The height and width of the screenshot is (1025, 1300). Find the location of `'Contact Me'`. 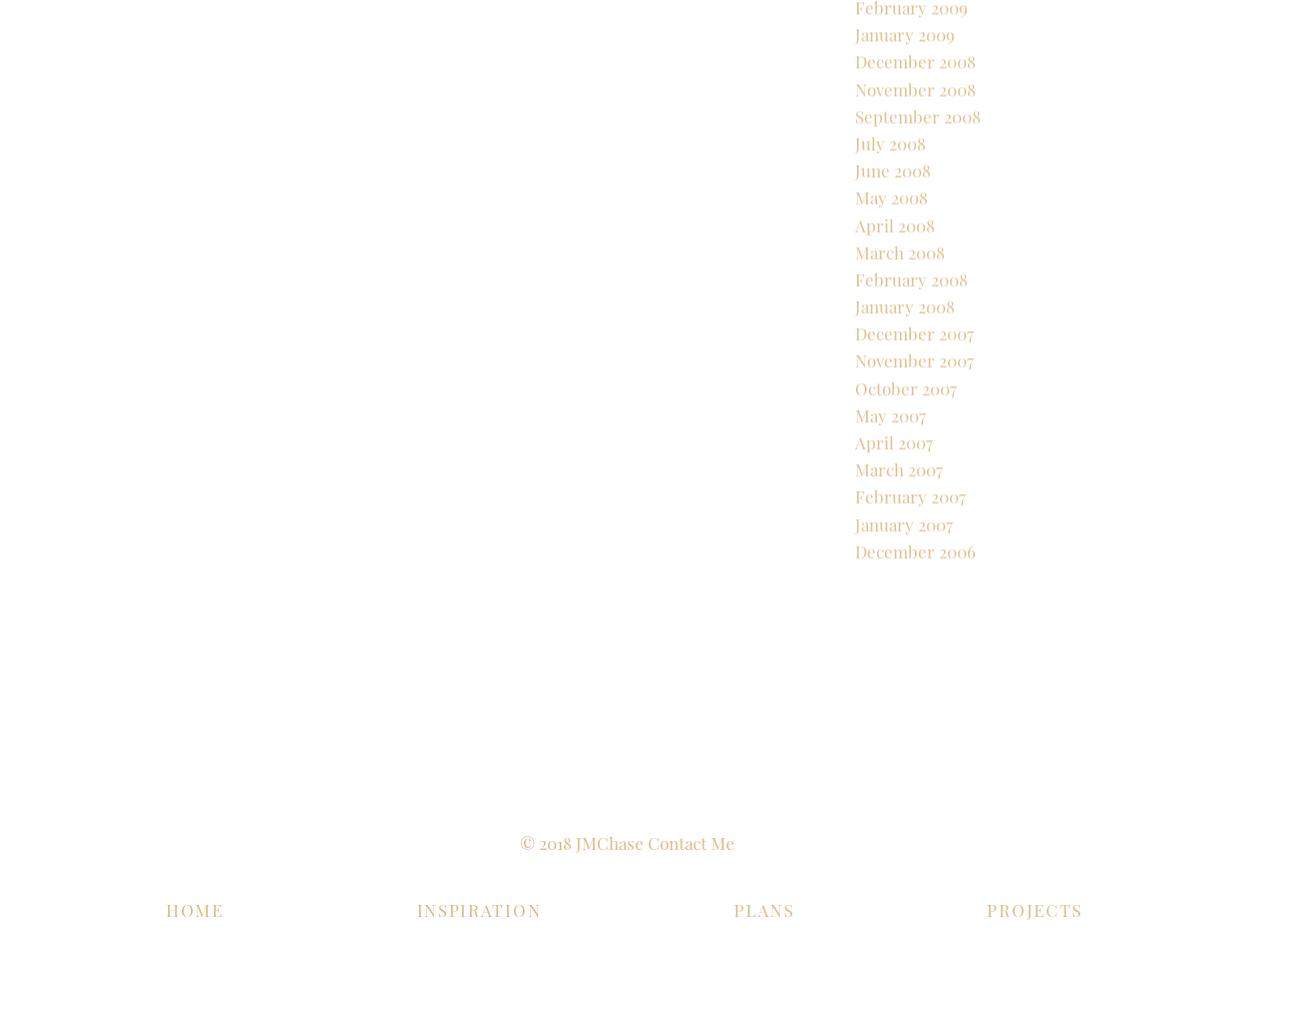

'Contact Me' is located at coordinates (613, 842).